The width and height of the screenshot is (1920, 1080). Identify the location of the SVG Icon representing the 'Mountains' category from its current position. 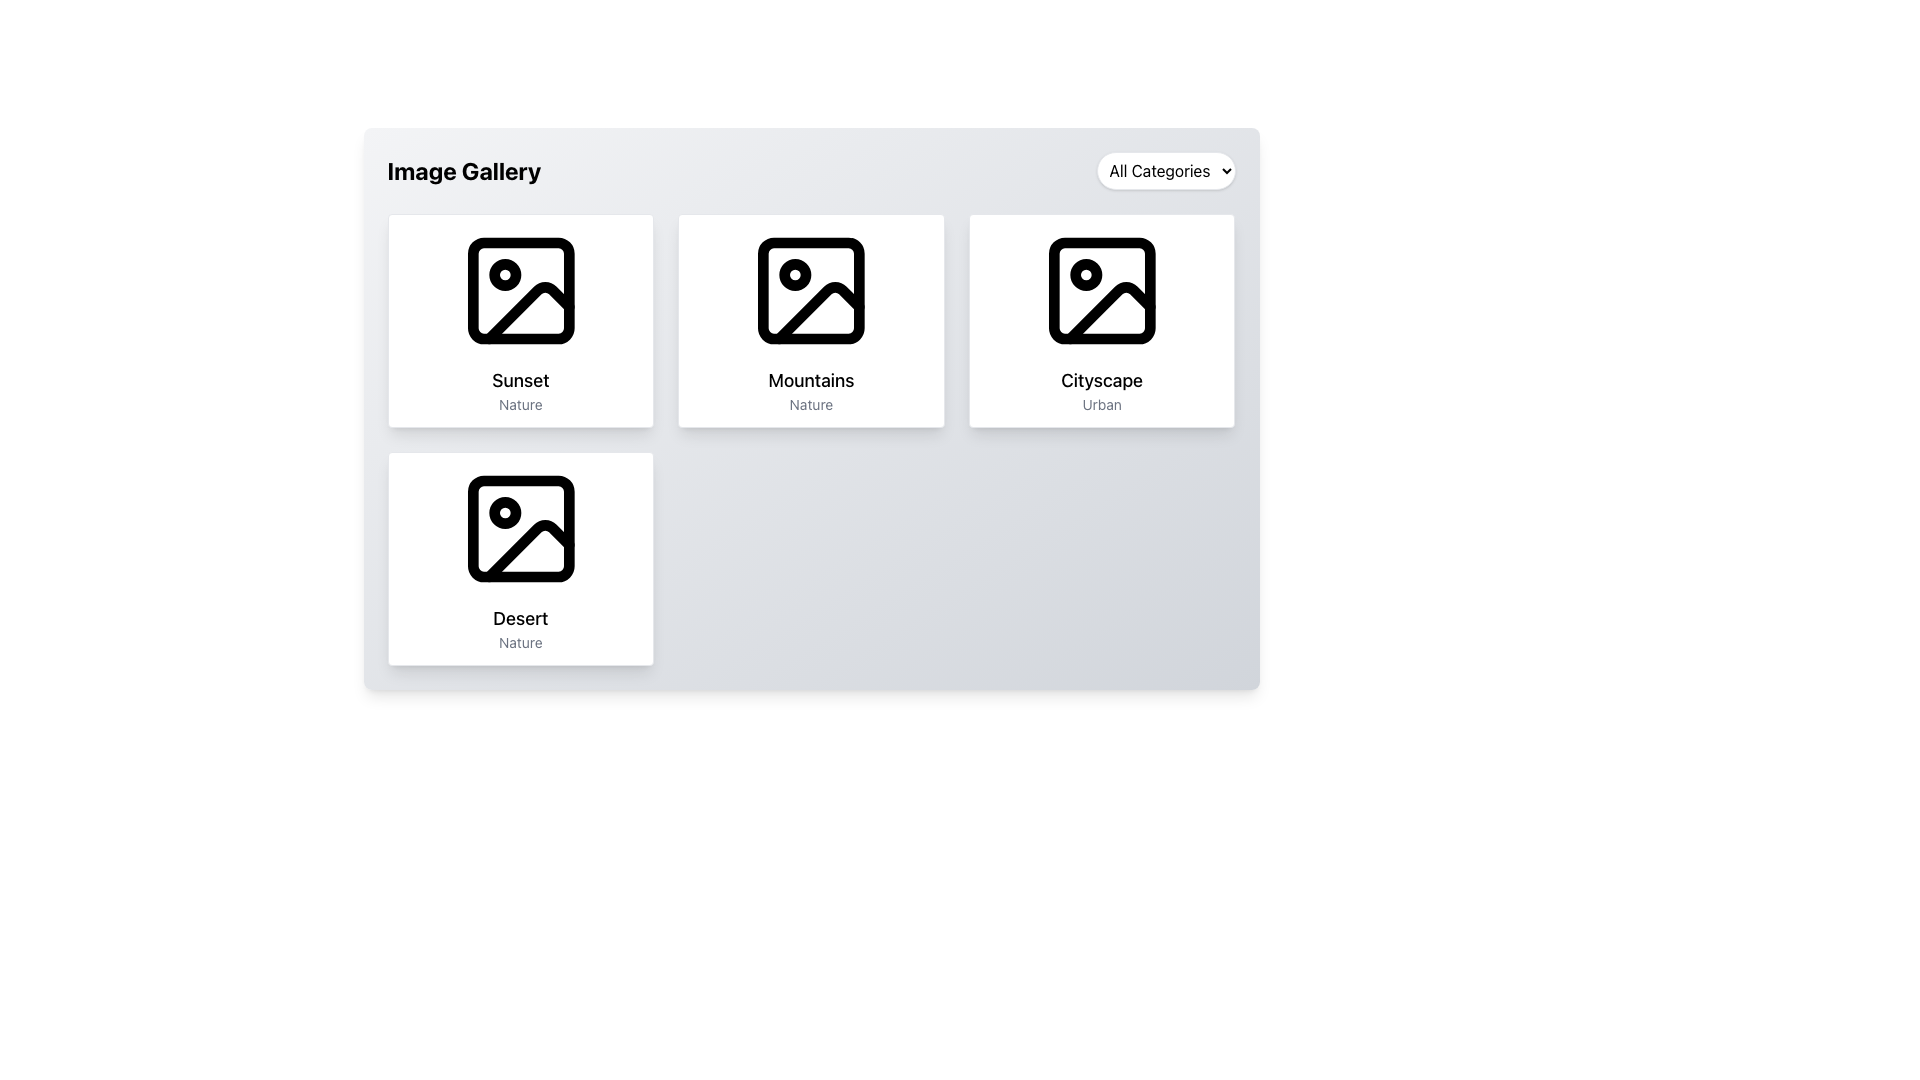
(811, 290).